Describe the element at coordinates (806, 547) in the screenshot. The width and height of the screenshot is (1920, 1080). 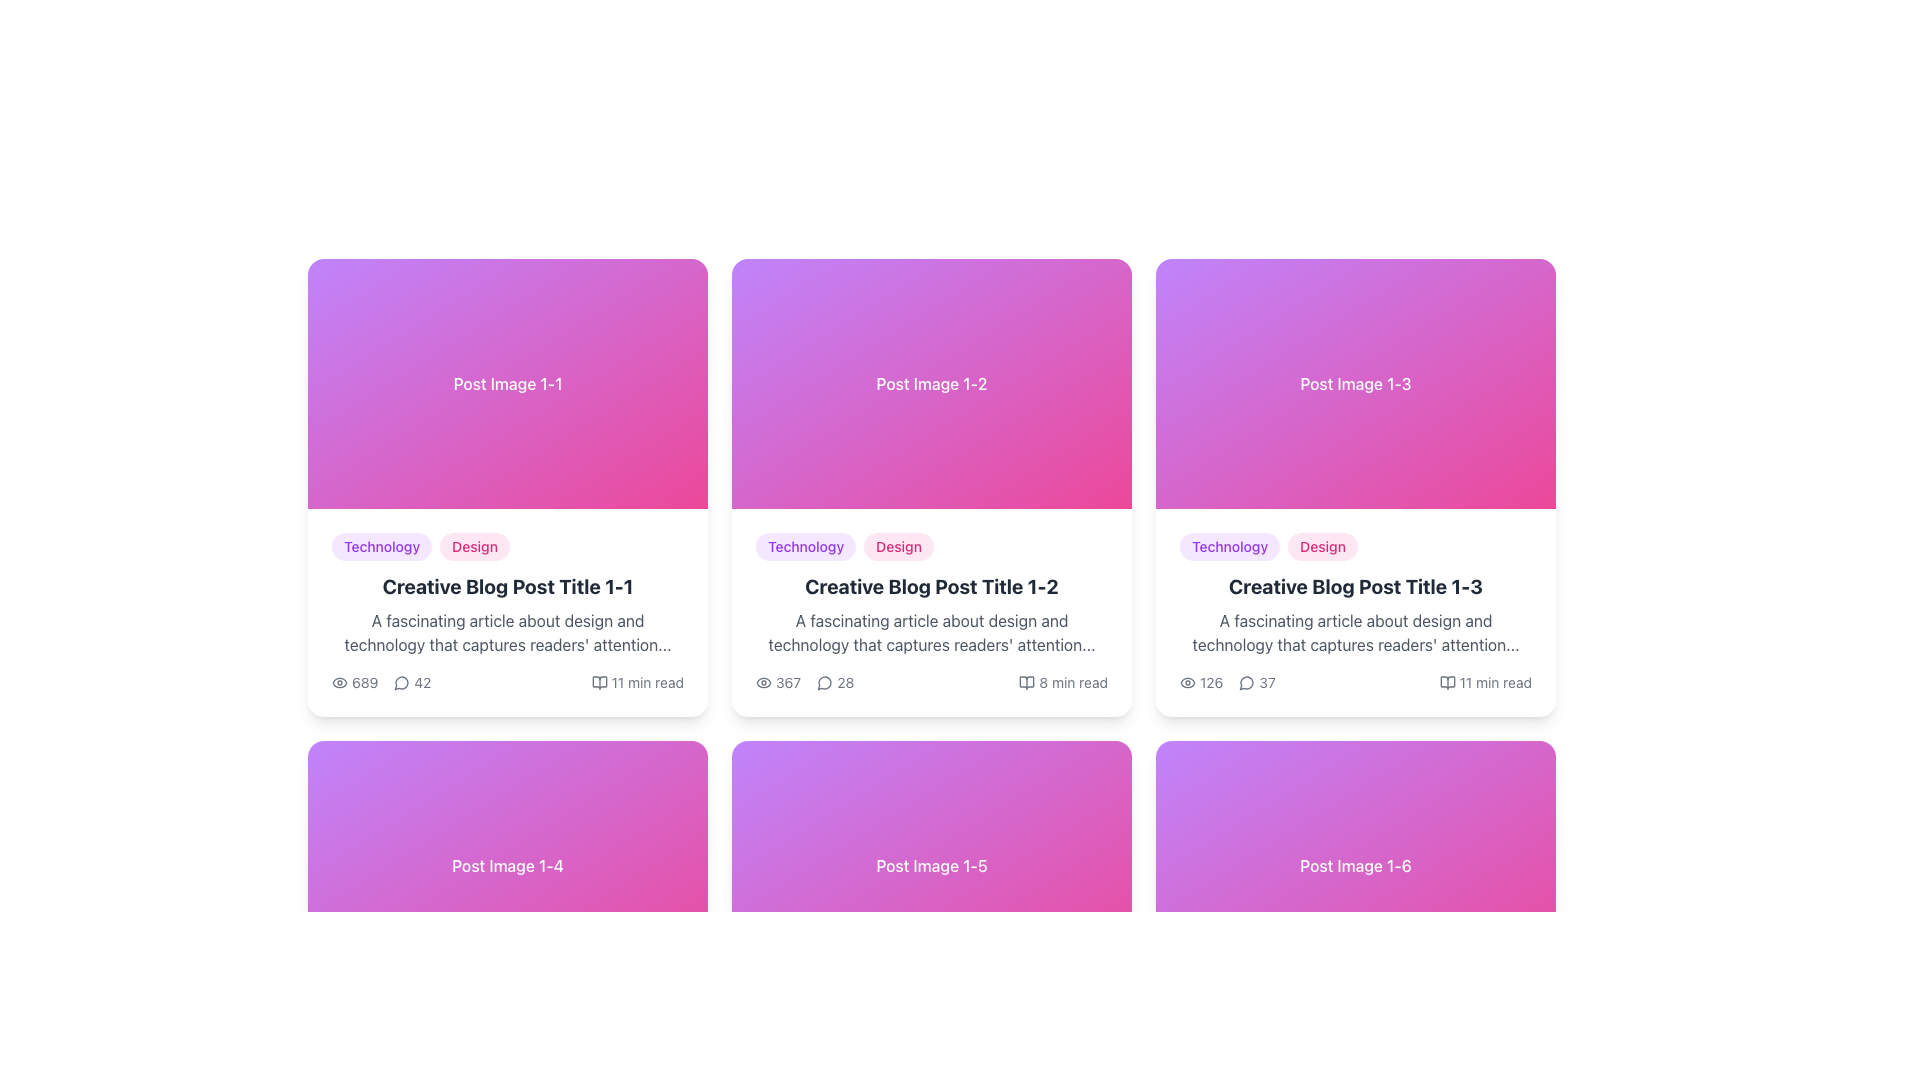
I see `the 'Technology' category label which is the first label in the top metadata section of the card for 'Creative Blog Post Title 1-2'` at that location.